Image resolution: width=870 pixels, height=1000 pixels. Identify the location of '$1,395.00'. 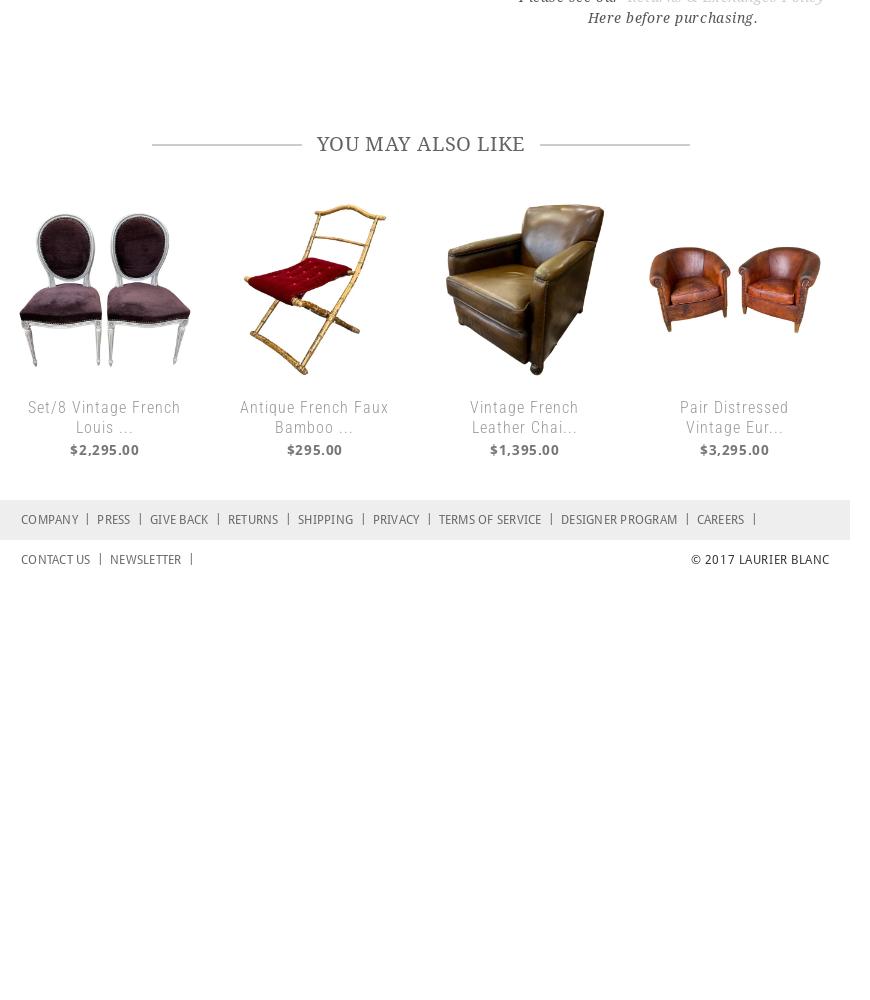
(523, 448).